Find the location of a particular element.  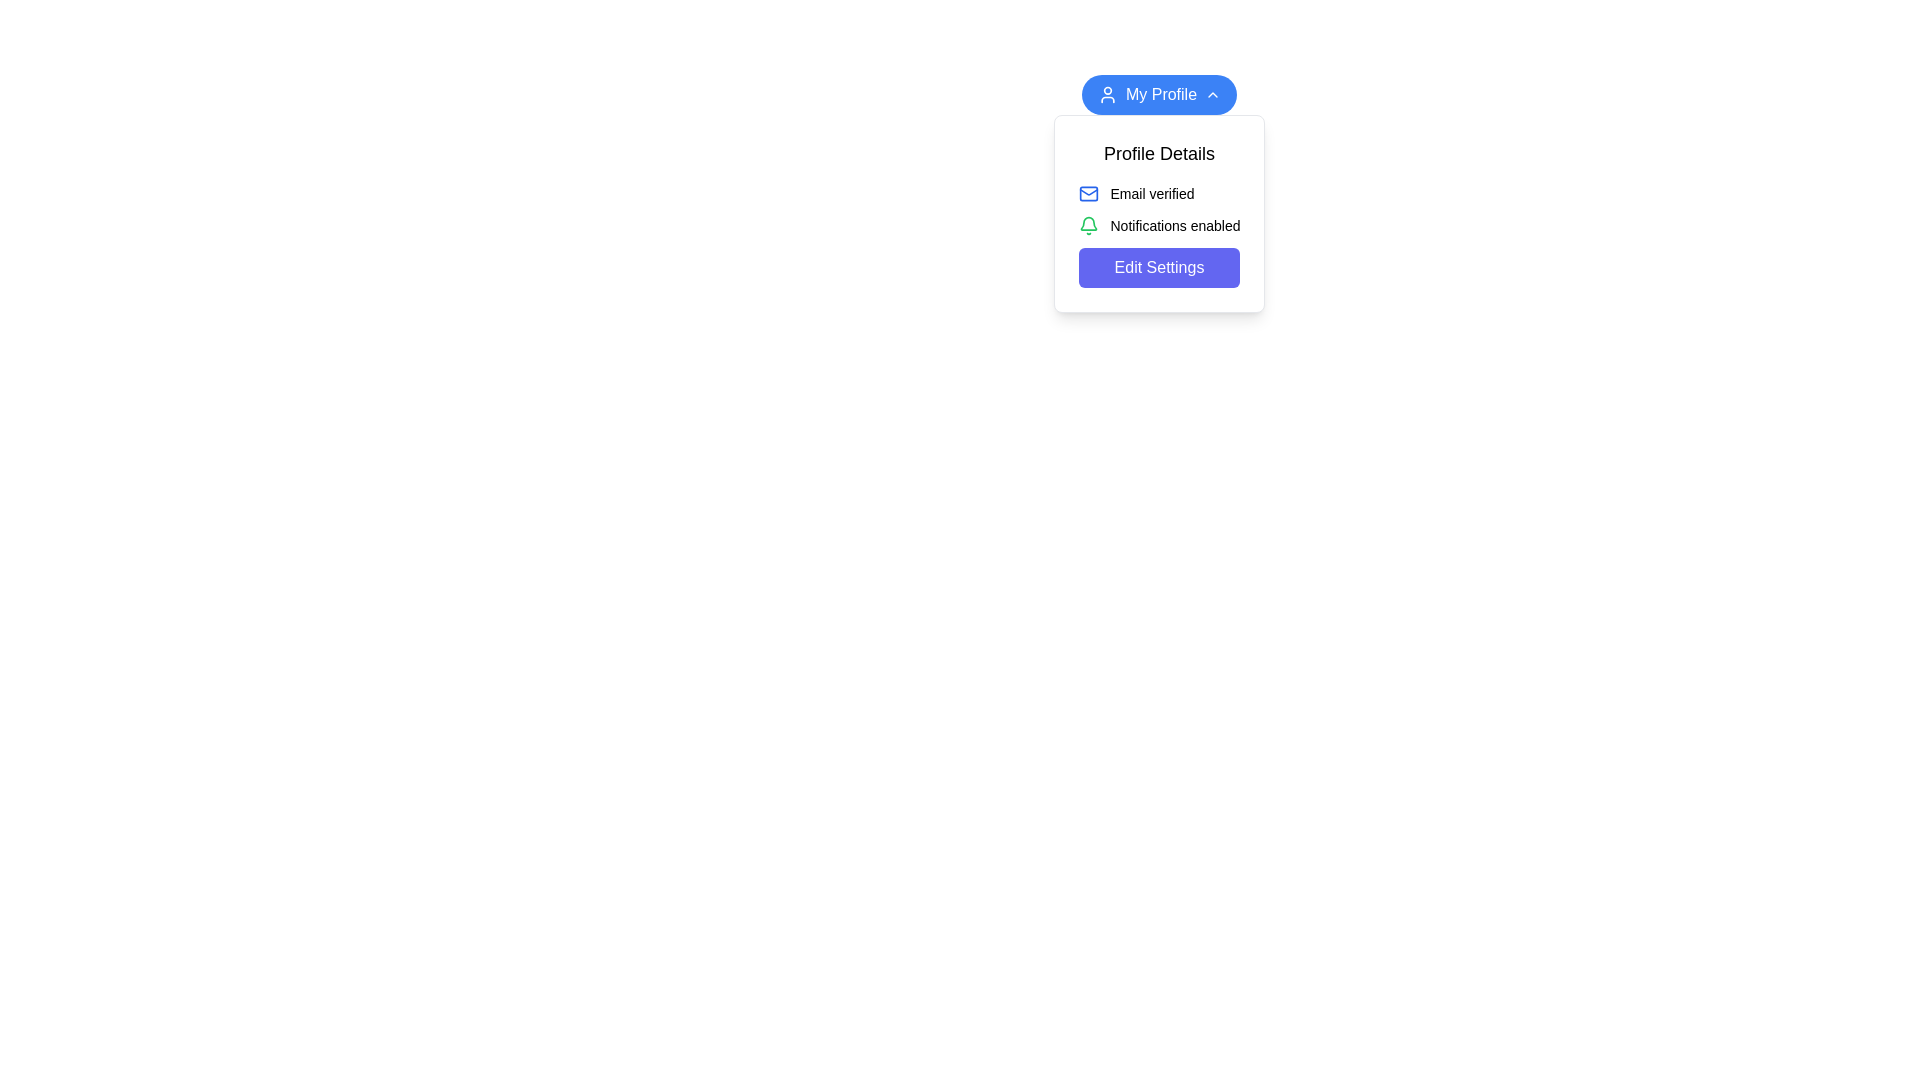

the envelope icon with a blue outline next to the 'Email verified' text in the 'Profile Details' popup is located at coordinates (1087, 193).